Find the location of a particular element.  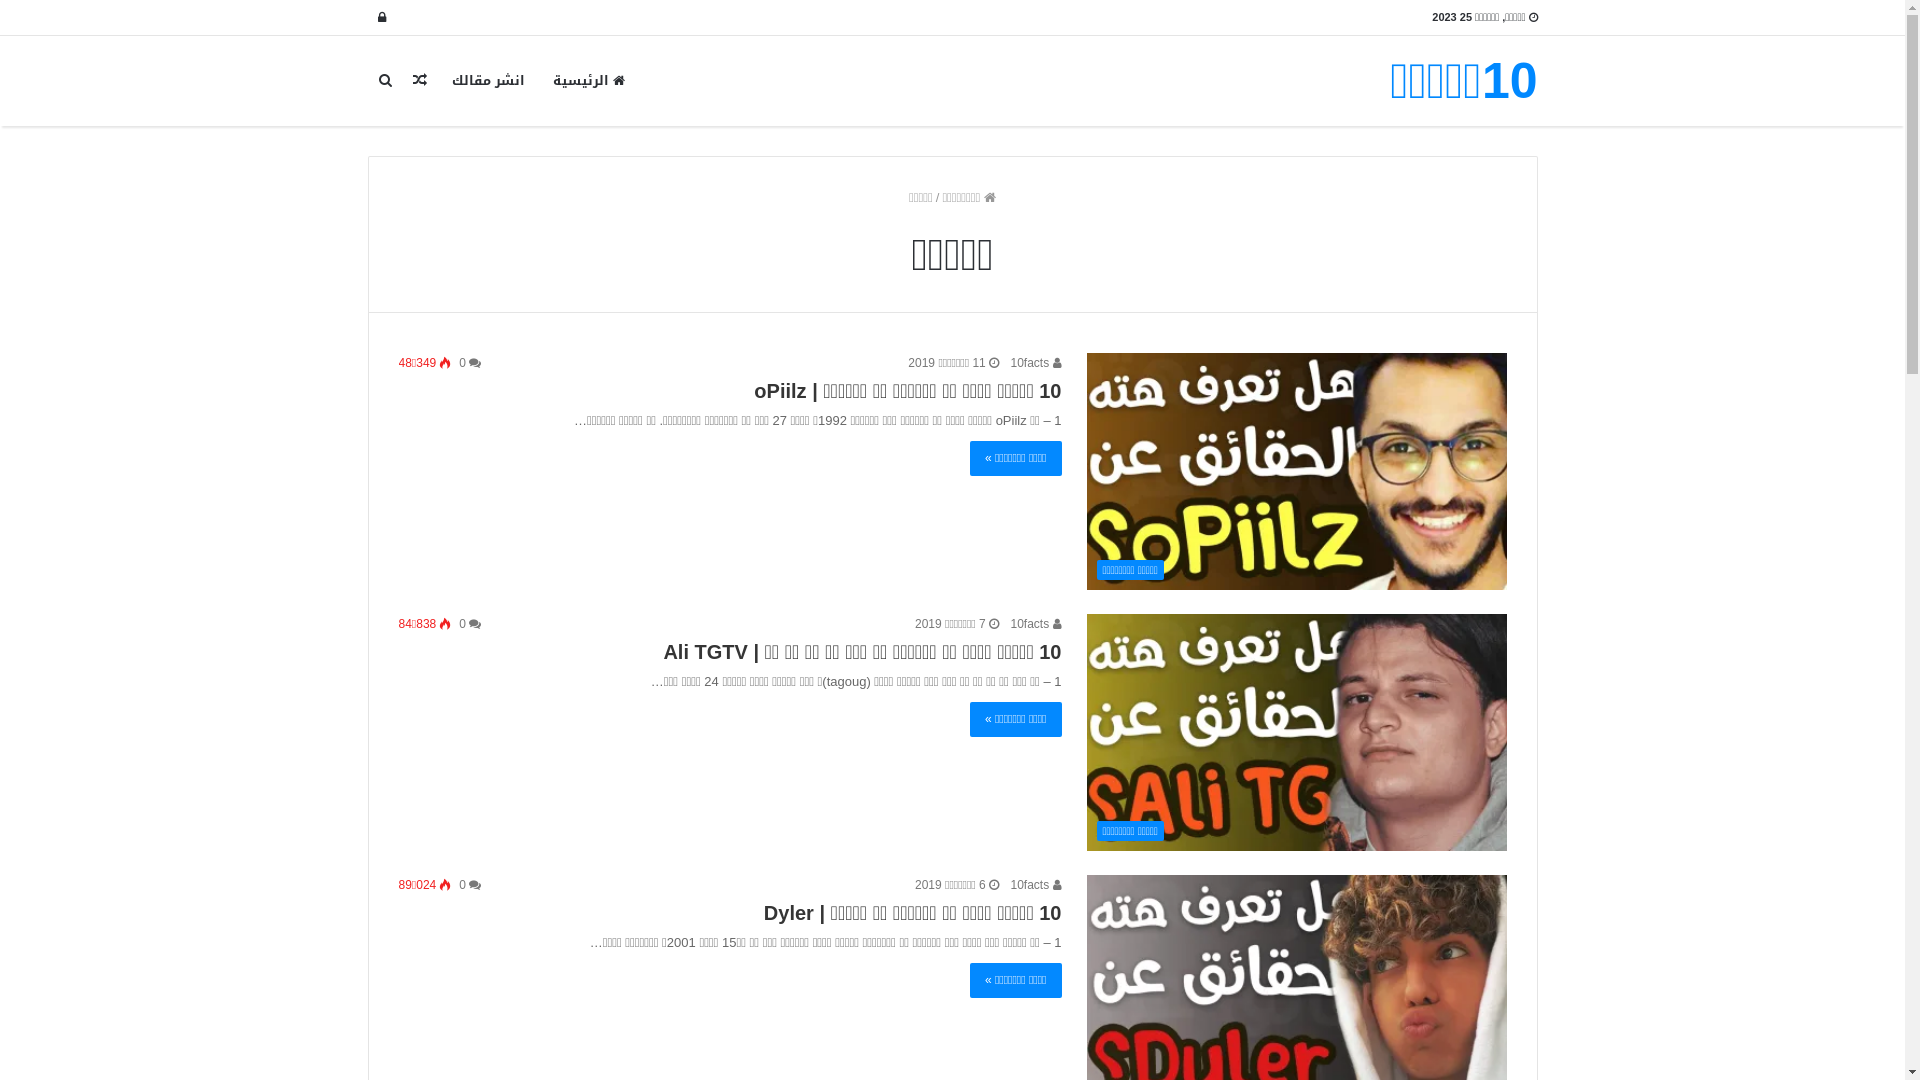

'0' is located at coordinates (469, 623).